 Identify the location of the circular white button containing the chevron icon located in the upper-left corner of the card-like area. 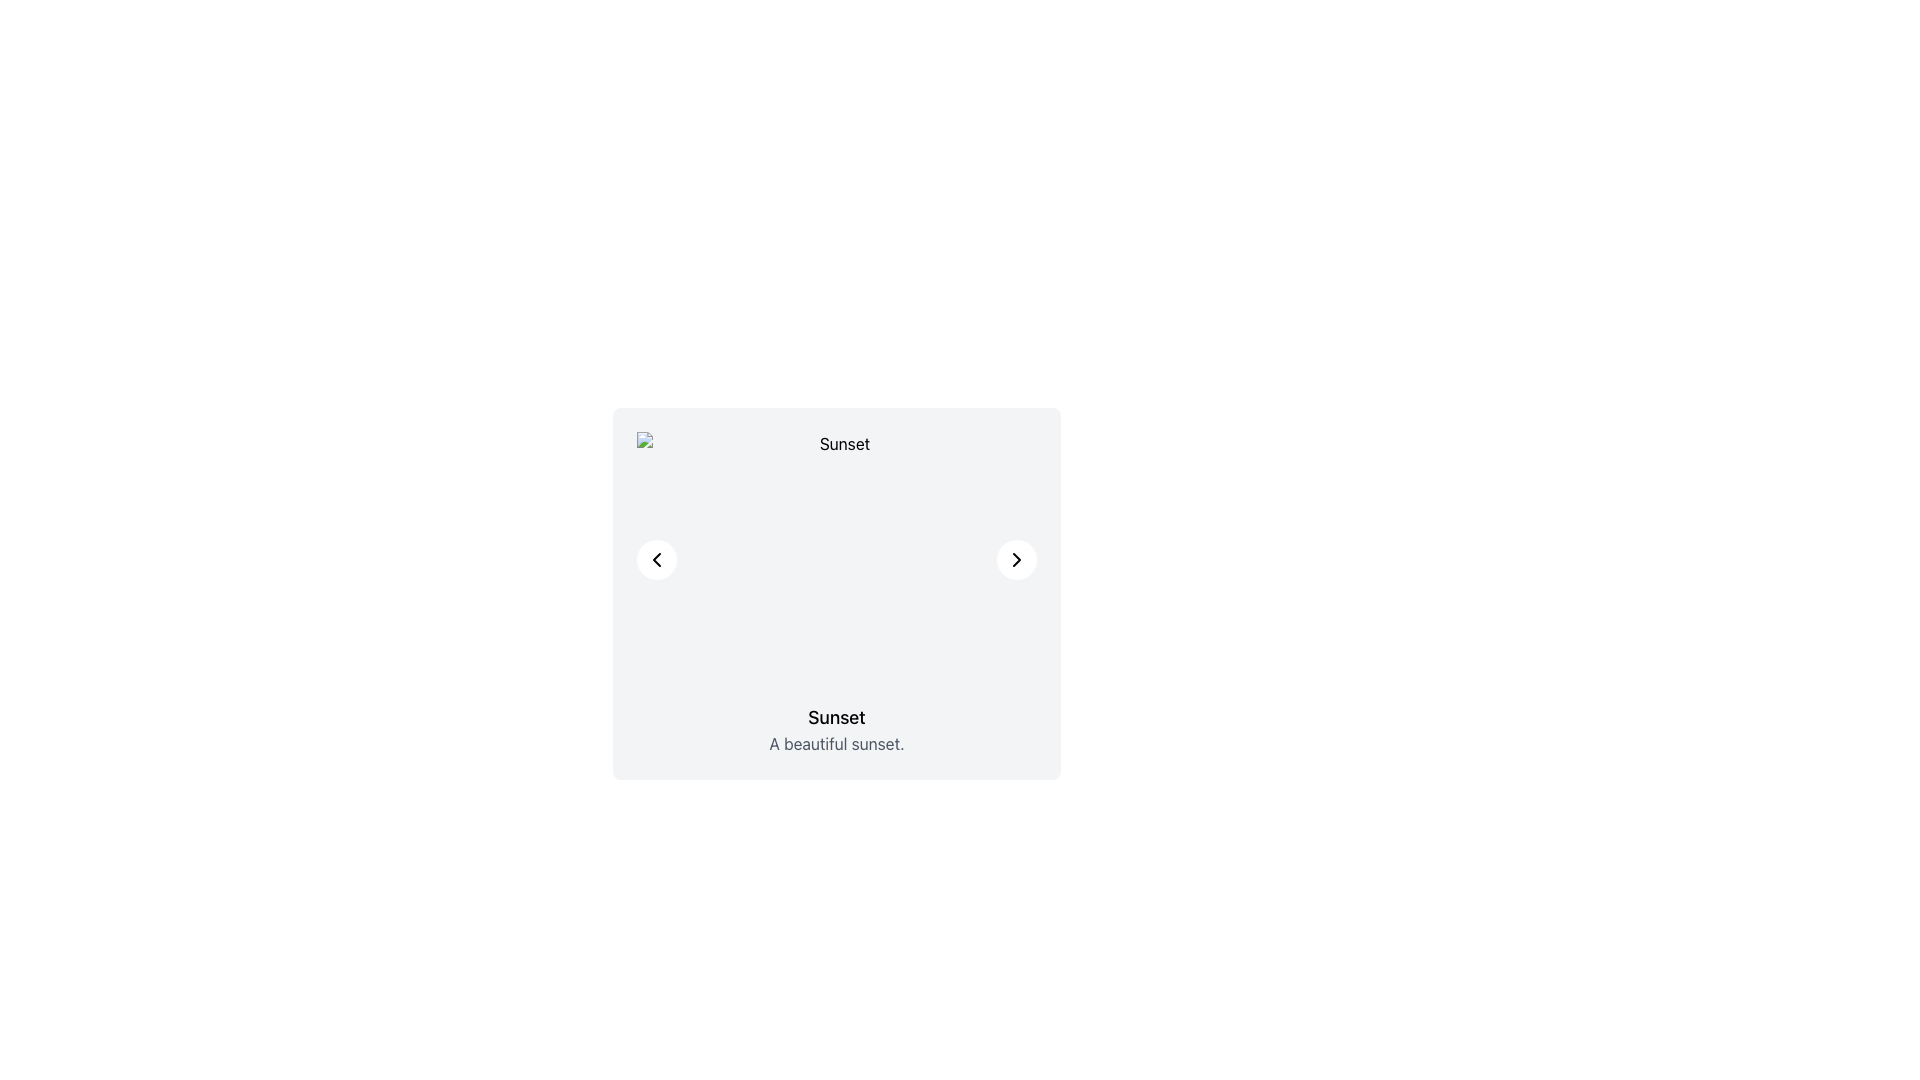
(657, 559).